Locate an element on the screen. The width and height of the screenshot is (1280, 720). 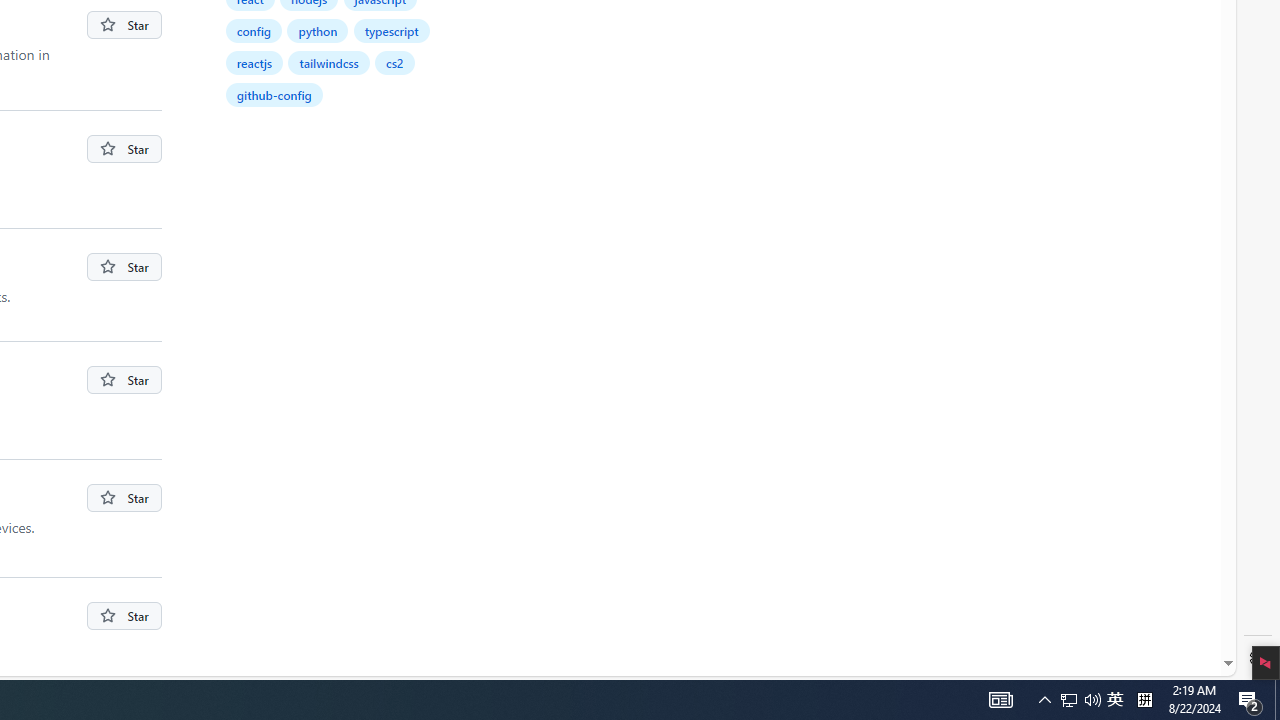
'github-config' is located at coordinates (272, 95).